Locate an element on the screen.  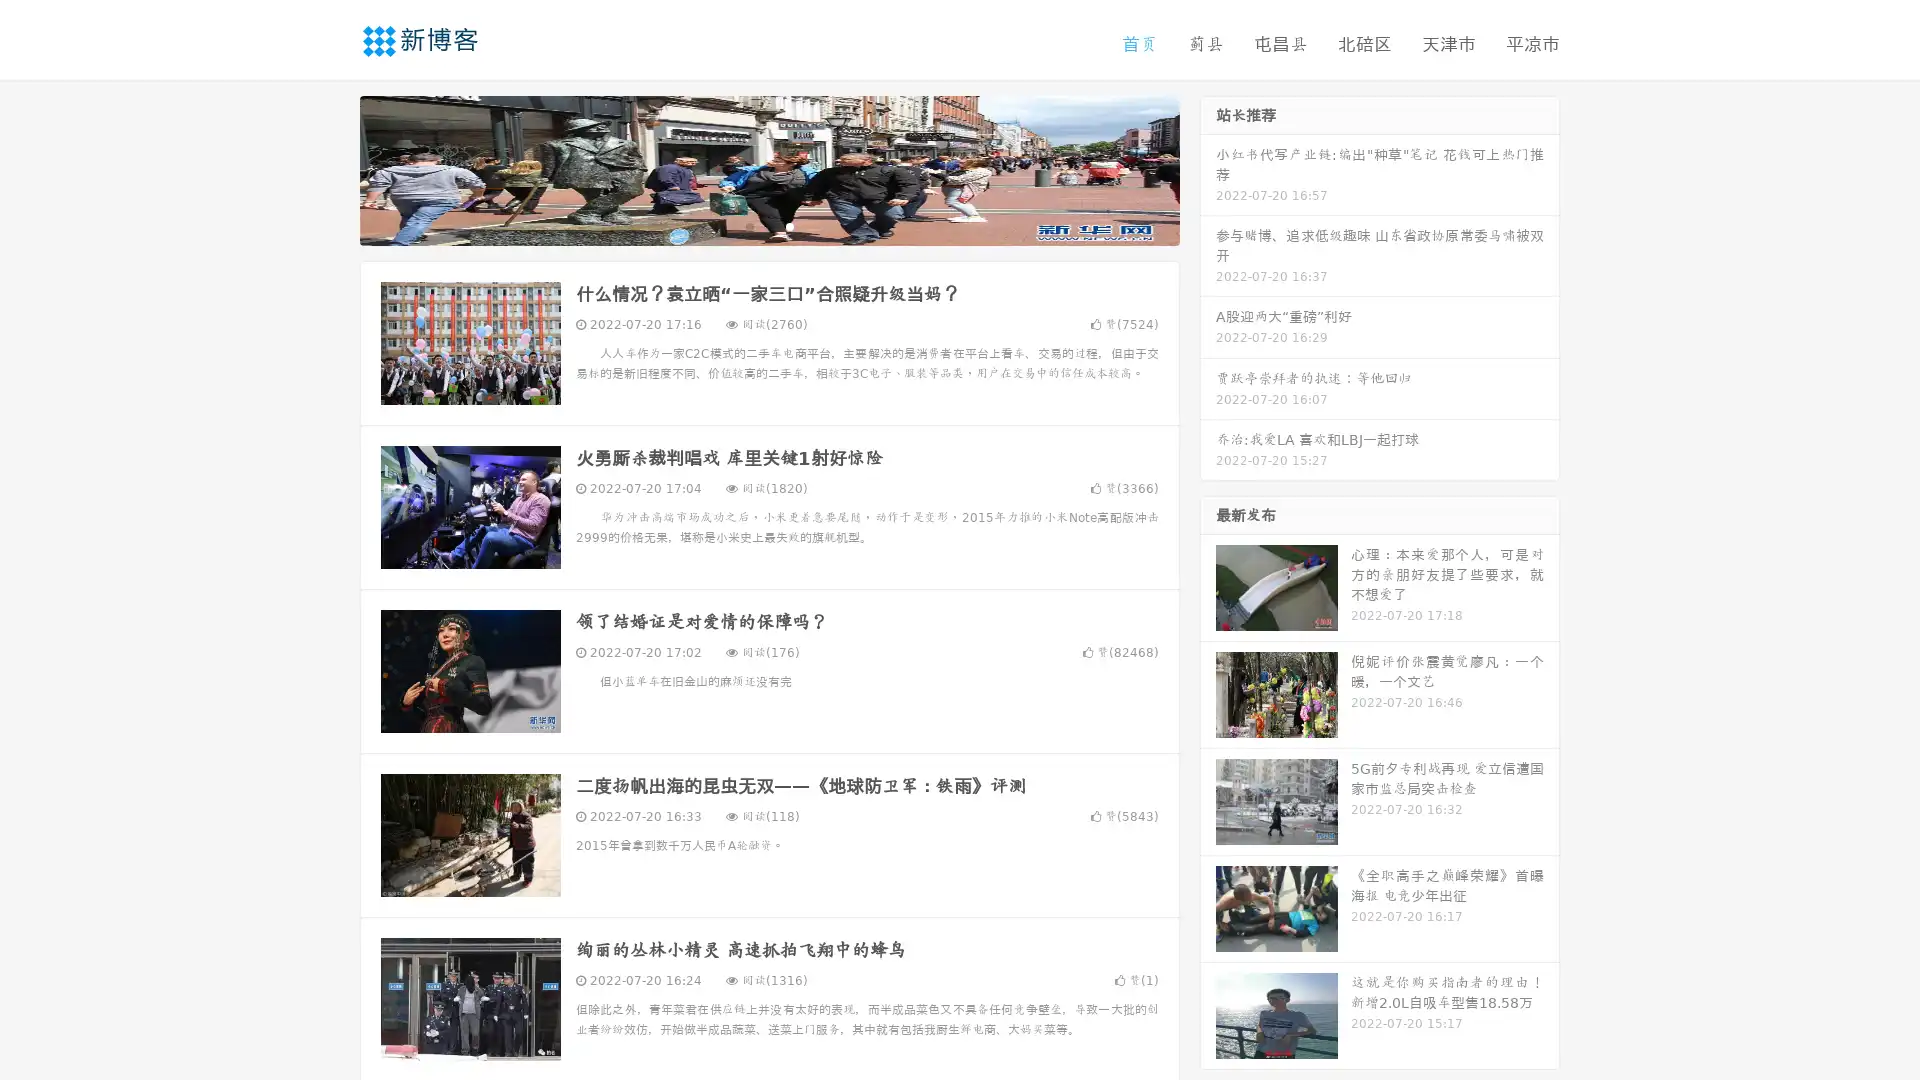
Go to slide 1 is located at coordinates (748, 225).